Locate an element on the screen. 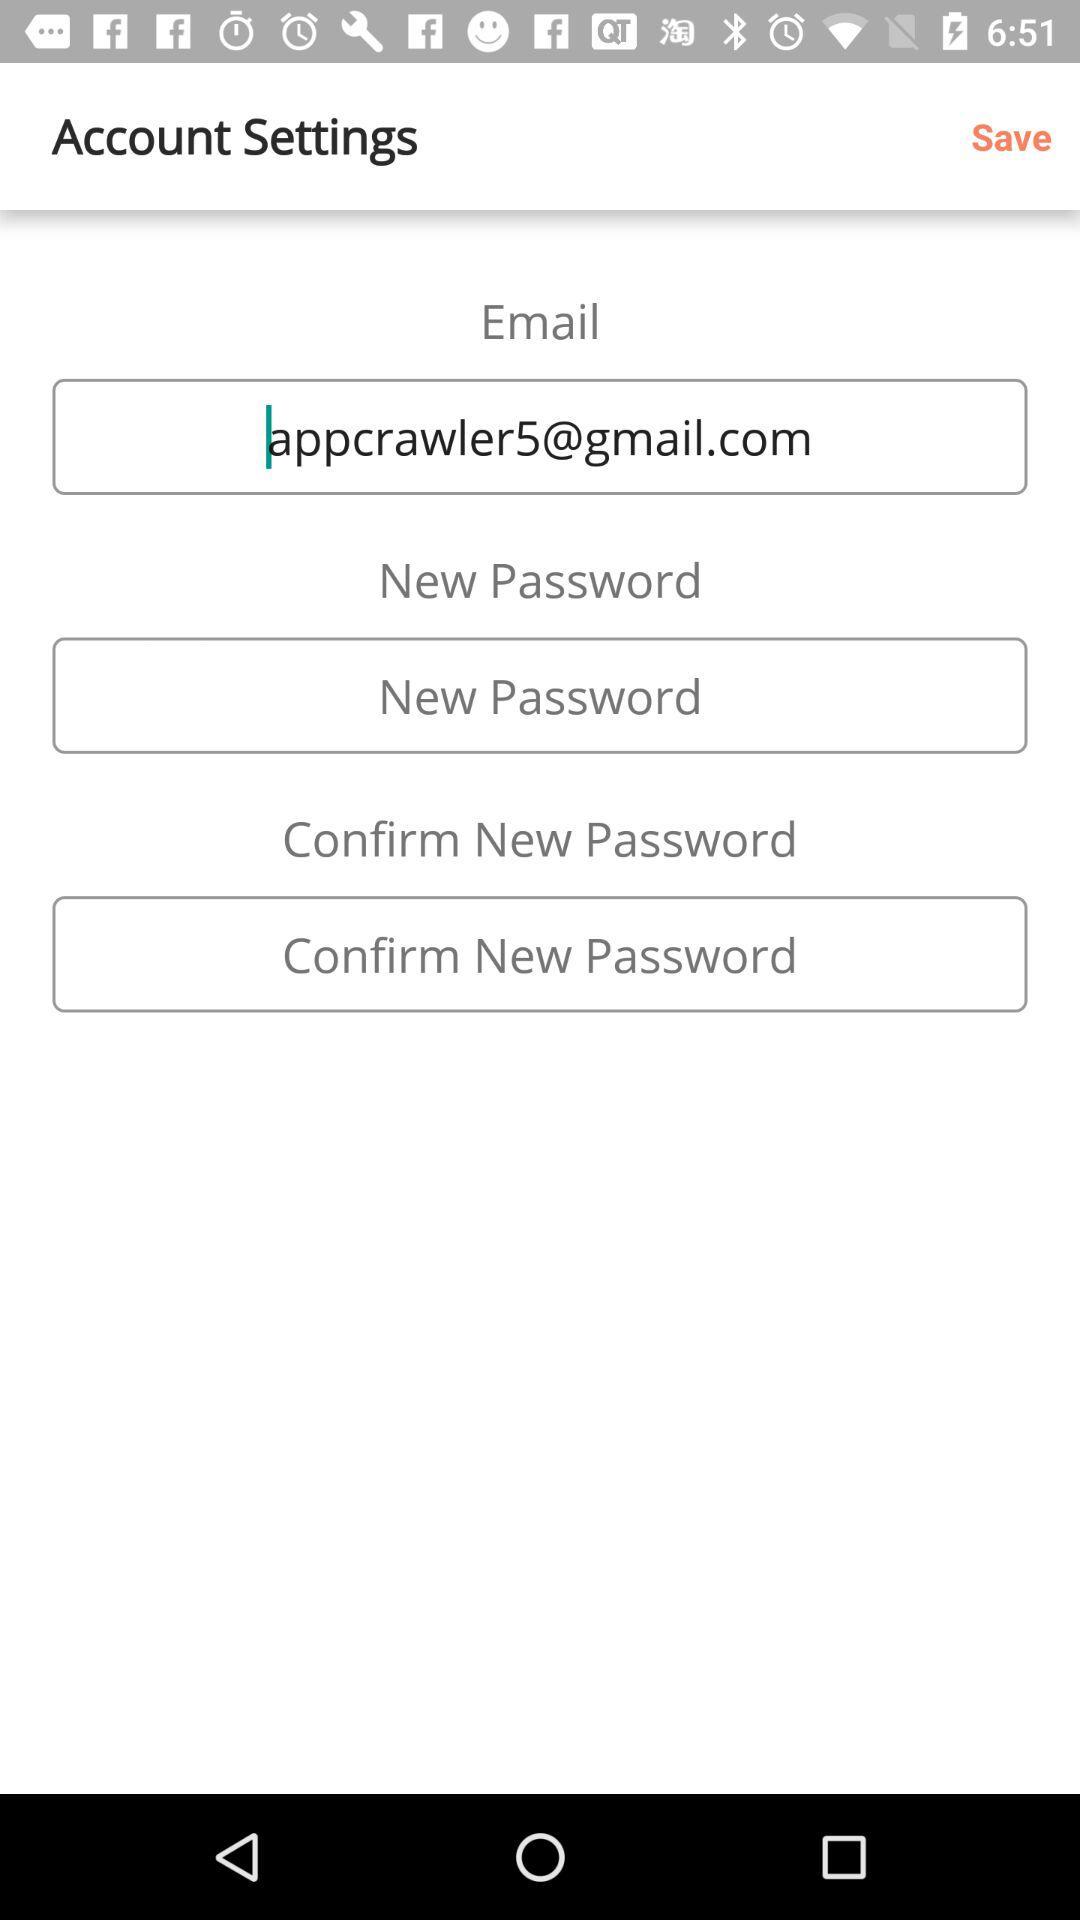 The width and height of the screenshot is (1080, 1920). save item is located at coordinates (1018, 135).